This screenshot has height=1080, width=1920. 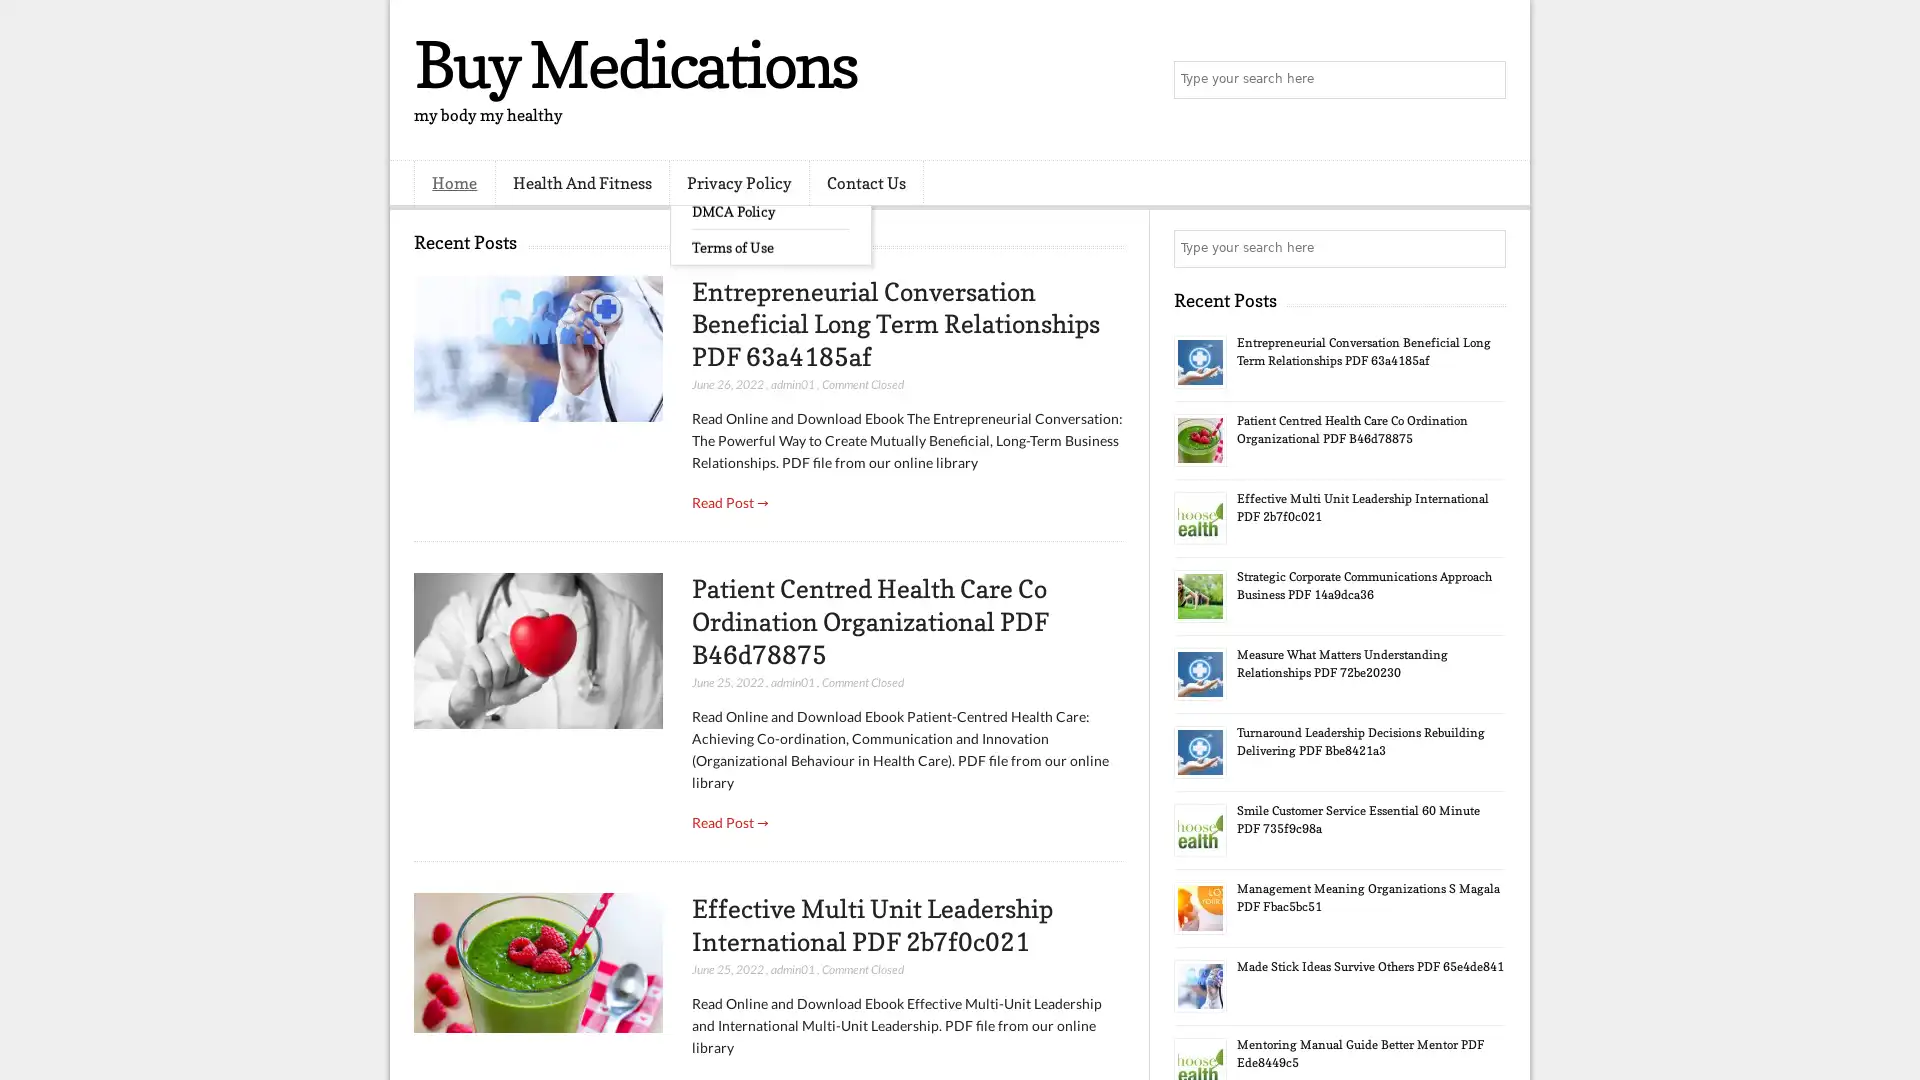 What do you see at coordinates (1485, 80) in the screenshot?
I see `Search` at bounding box center [1485, 80].